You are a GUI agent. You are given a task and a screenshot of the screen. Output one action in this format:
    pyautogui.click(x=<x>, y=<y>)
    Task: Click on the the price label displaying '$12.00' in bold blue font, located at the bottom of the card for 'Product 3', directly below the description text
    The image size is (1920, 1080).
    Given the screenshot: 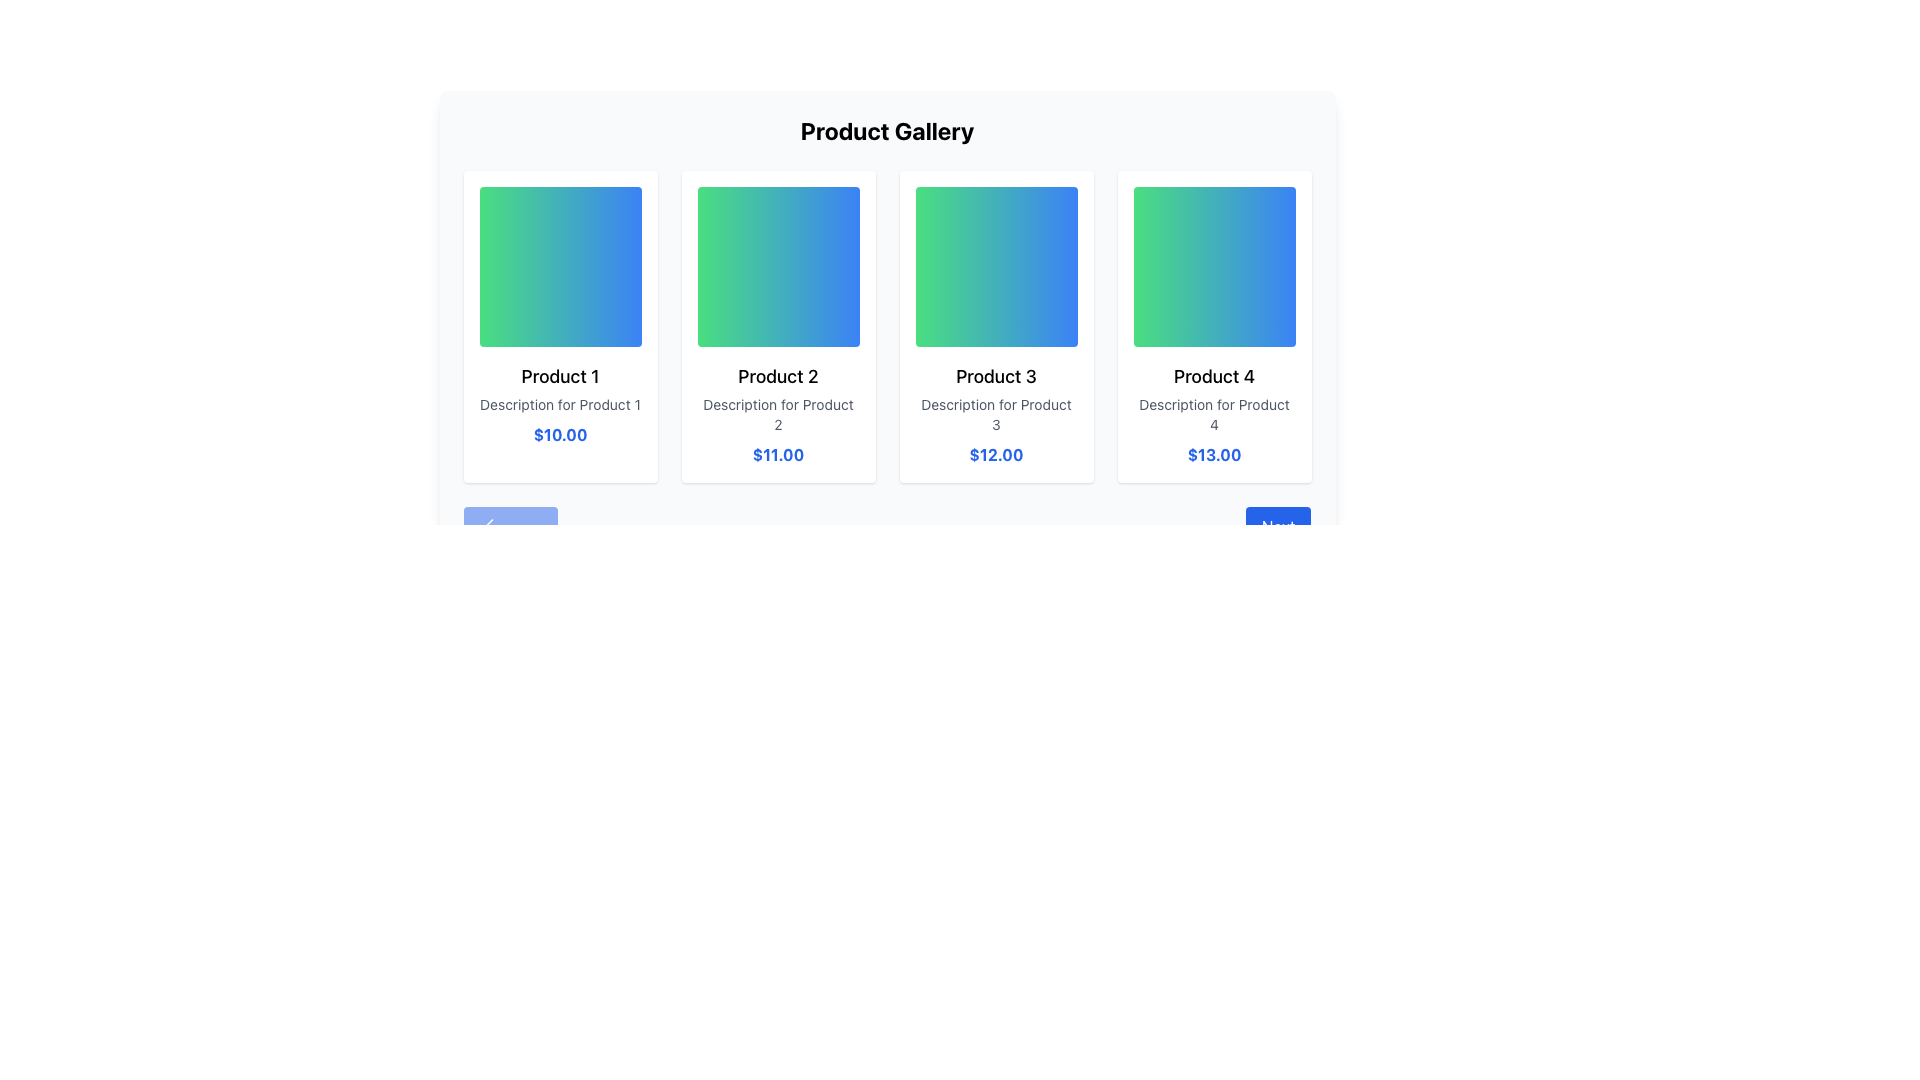 What is the action you would take?
    pyautogui.click(x=996, y=455)
    